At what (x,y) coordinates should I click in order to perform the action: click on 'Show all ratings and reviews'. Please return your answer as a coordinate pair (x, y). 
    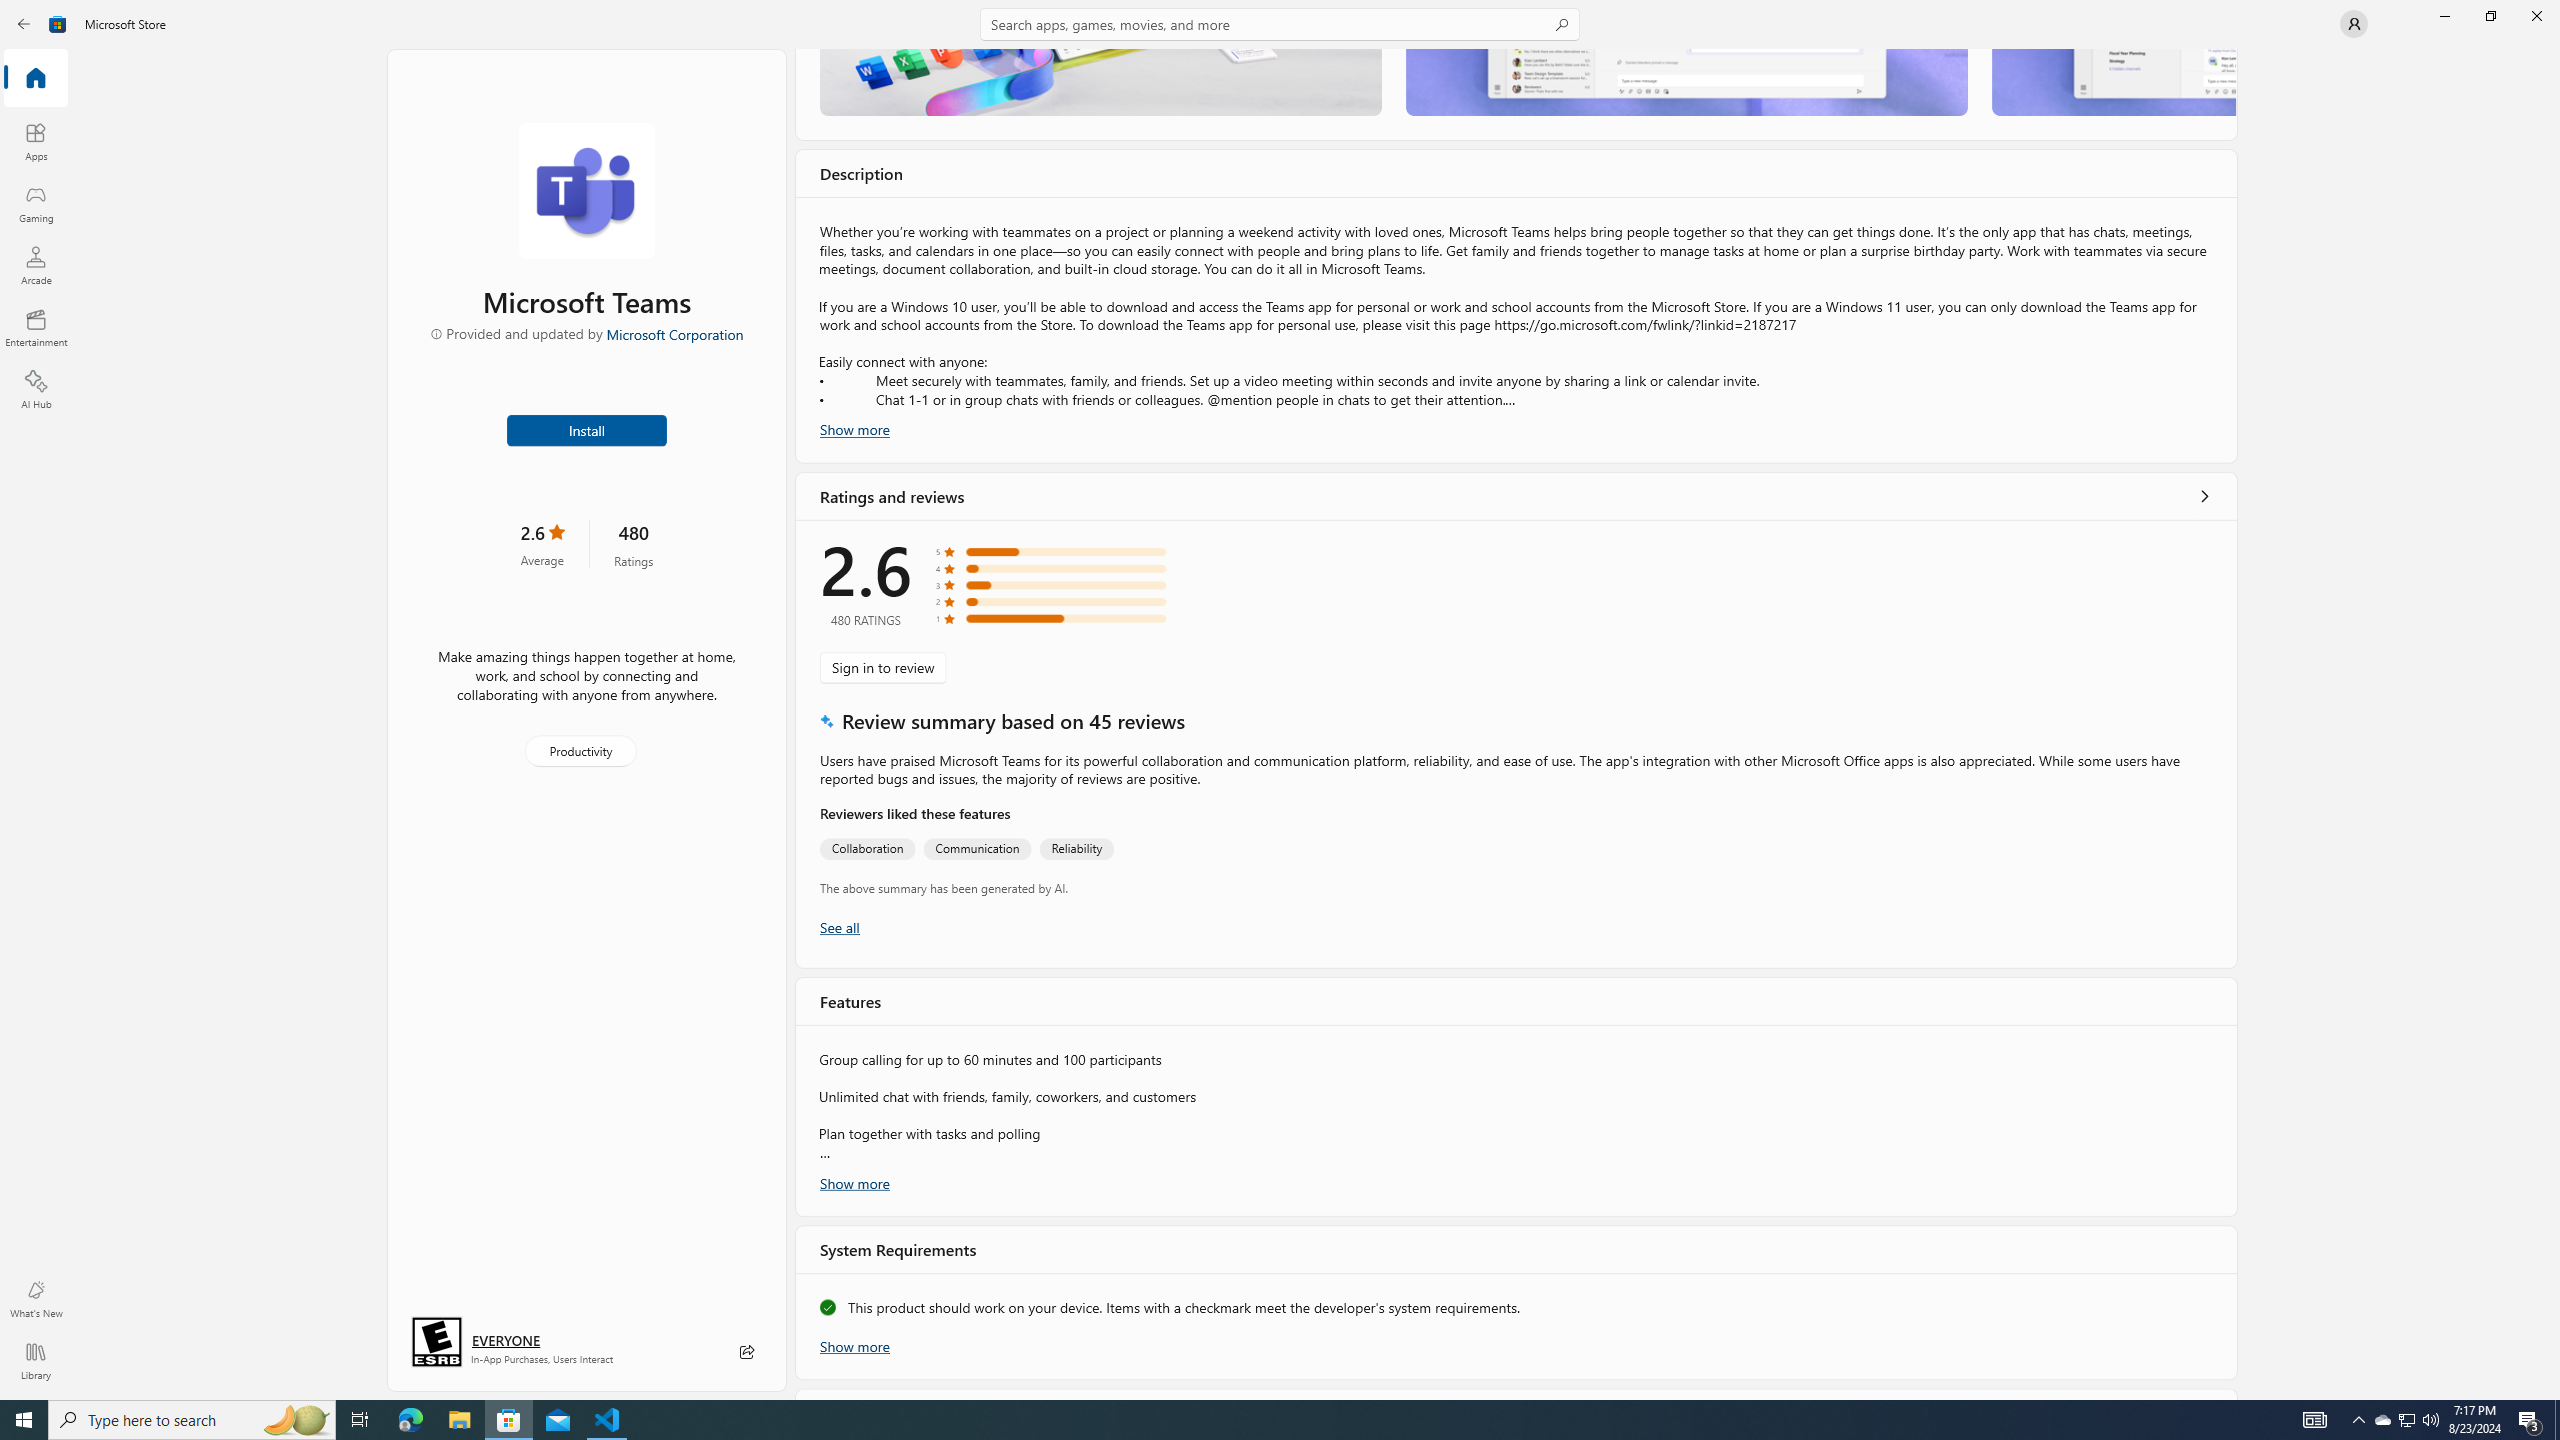
    Looking at the image, I should click on (839, 926).